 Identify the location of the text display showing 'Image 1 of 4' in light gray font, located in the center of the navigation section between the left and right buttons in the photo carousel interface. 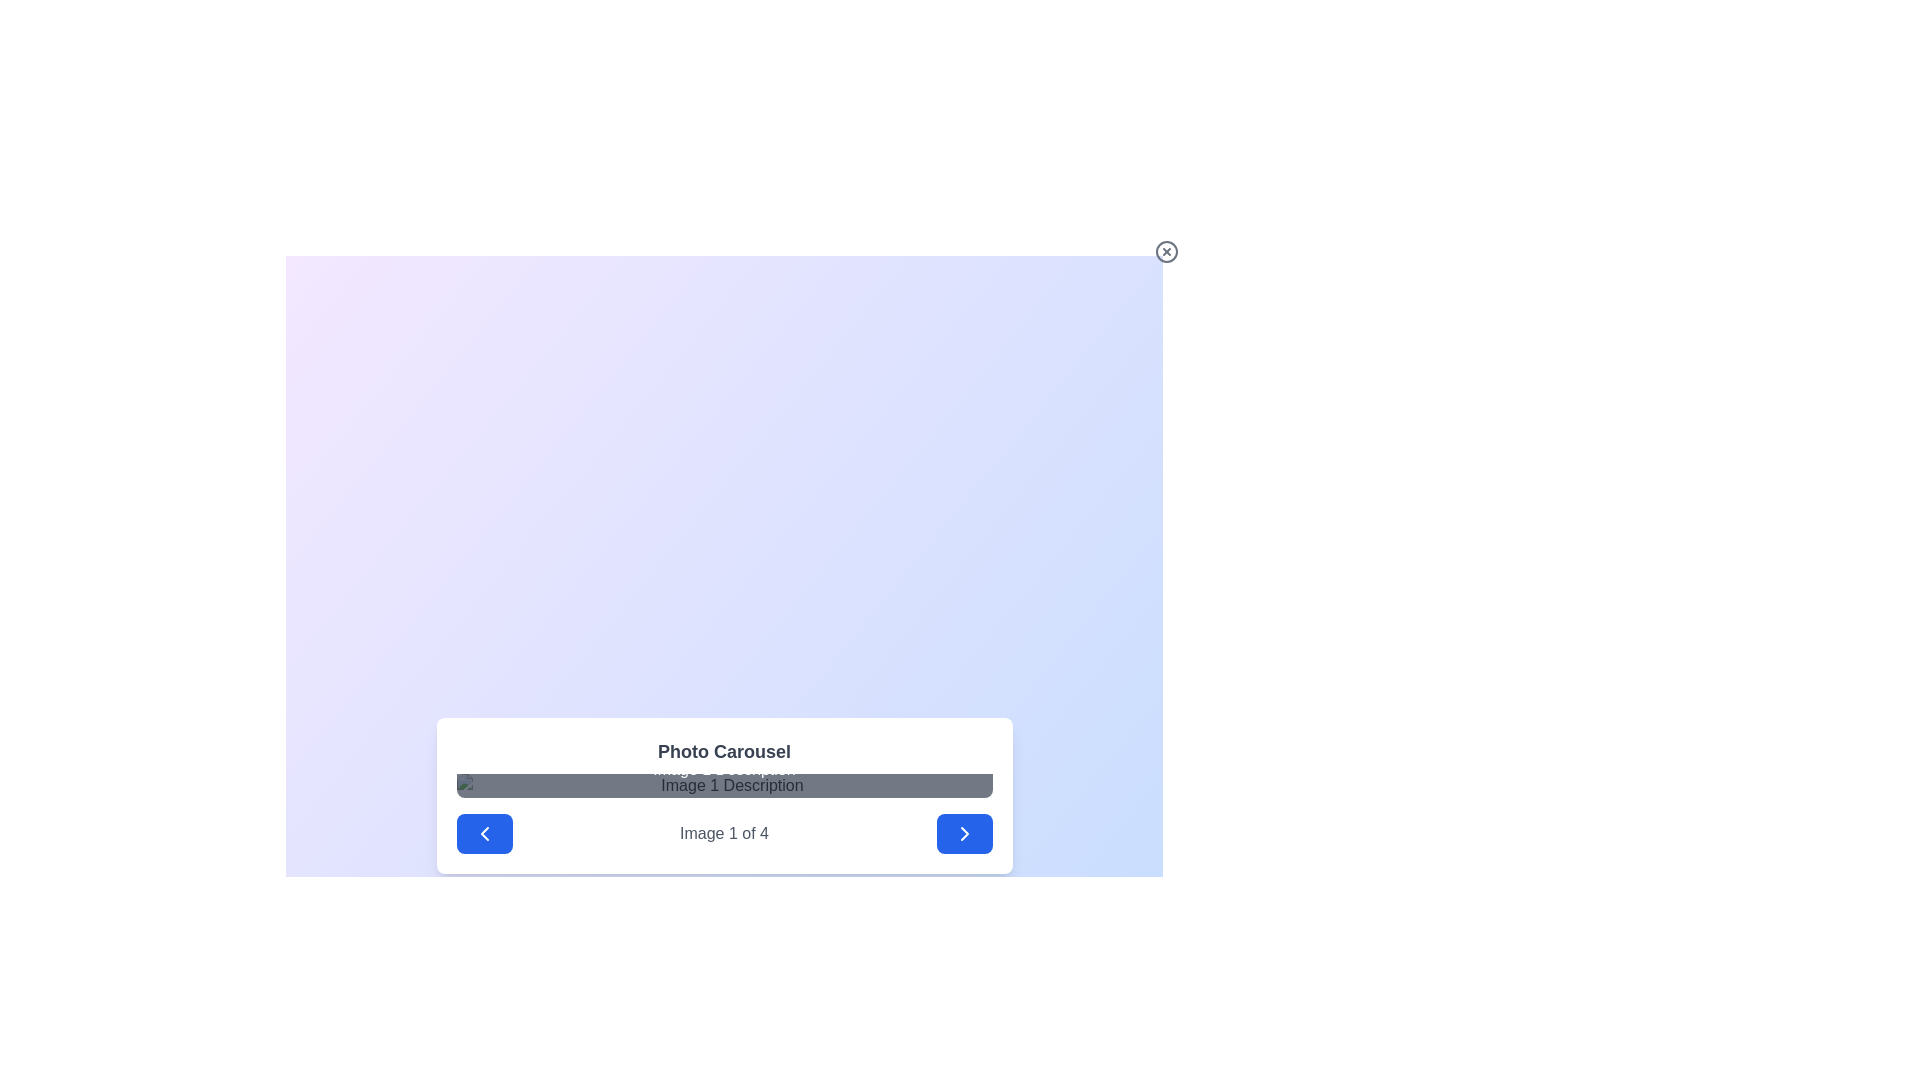
(723, 833).